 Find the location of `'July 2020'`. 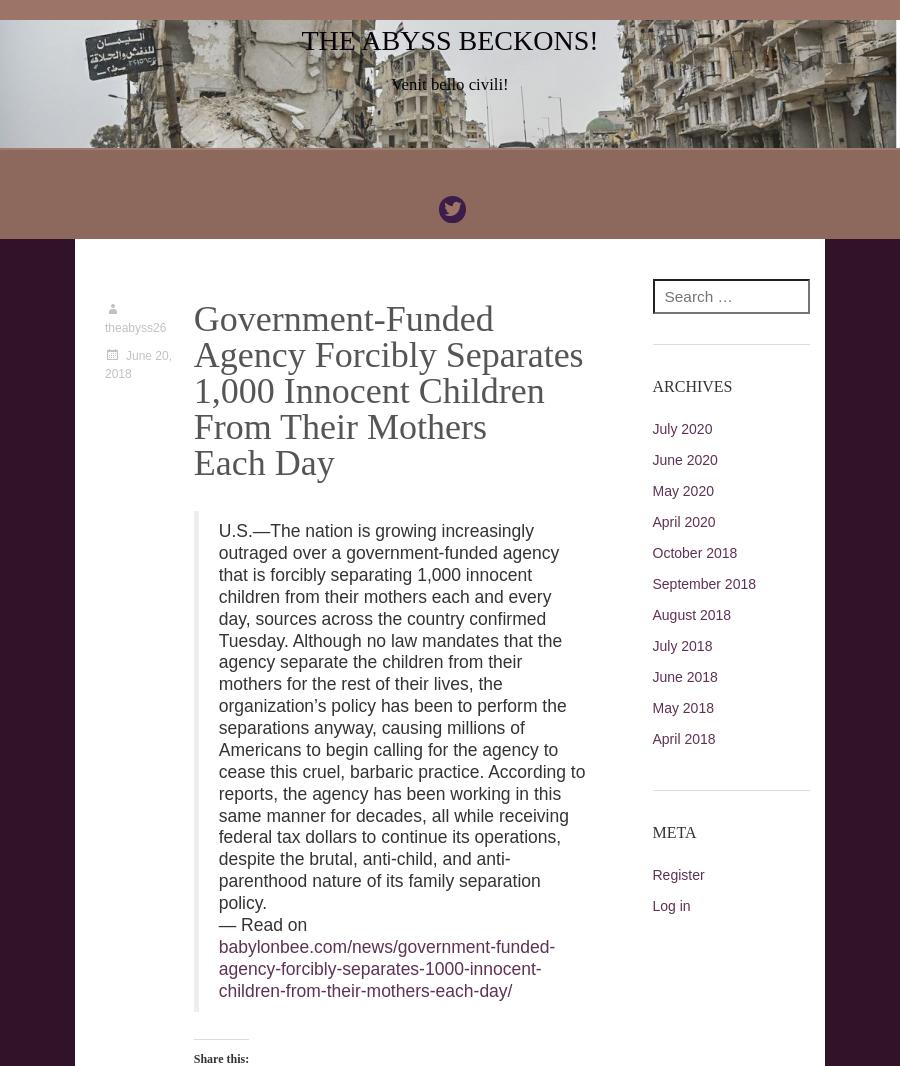

'July 2020' is located at coordinates (681, 428).